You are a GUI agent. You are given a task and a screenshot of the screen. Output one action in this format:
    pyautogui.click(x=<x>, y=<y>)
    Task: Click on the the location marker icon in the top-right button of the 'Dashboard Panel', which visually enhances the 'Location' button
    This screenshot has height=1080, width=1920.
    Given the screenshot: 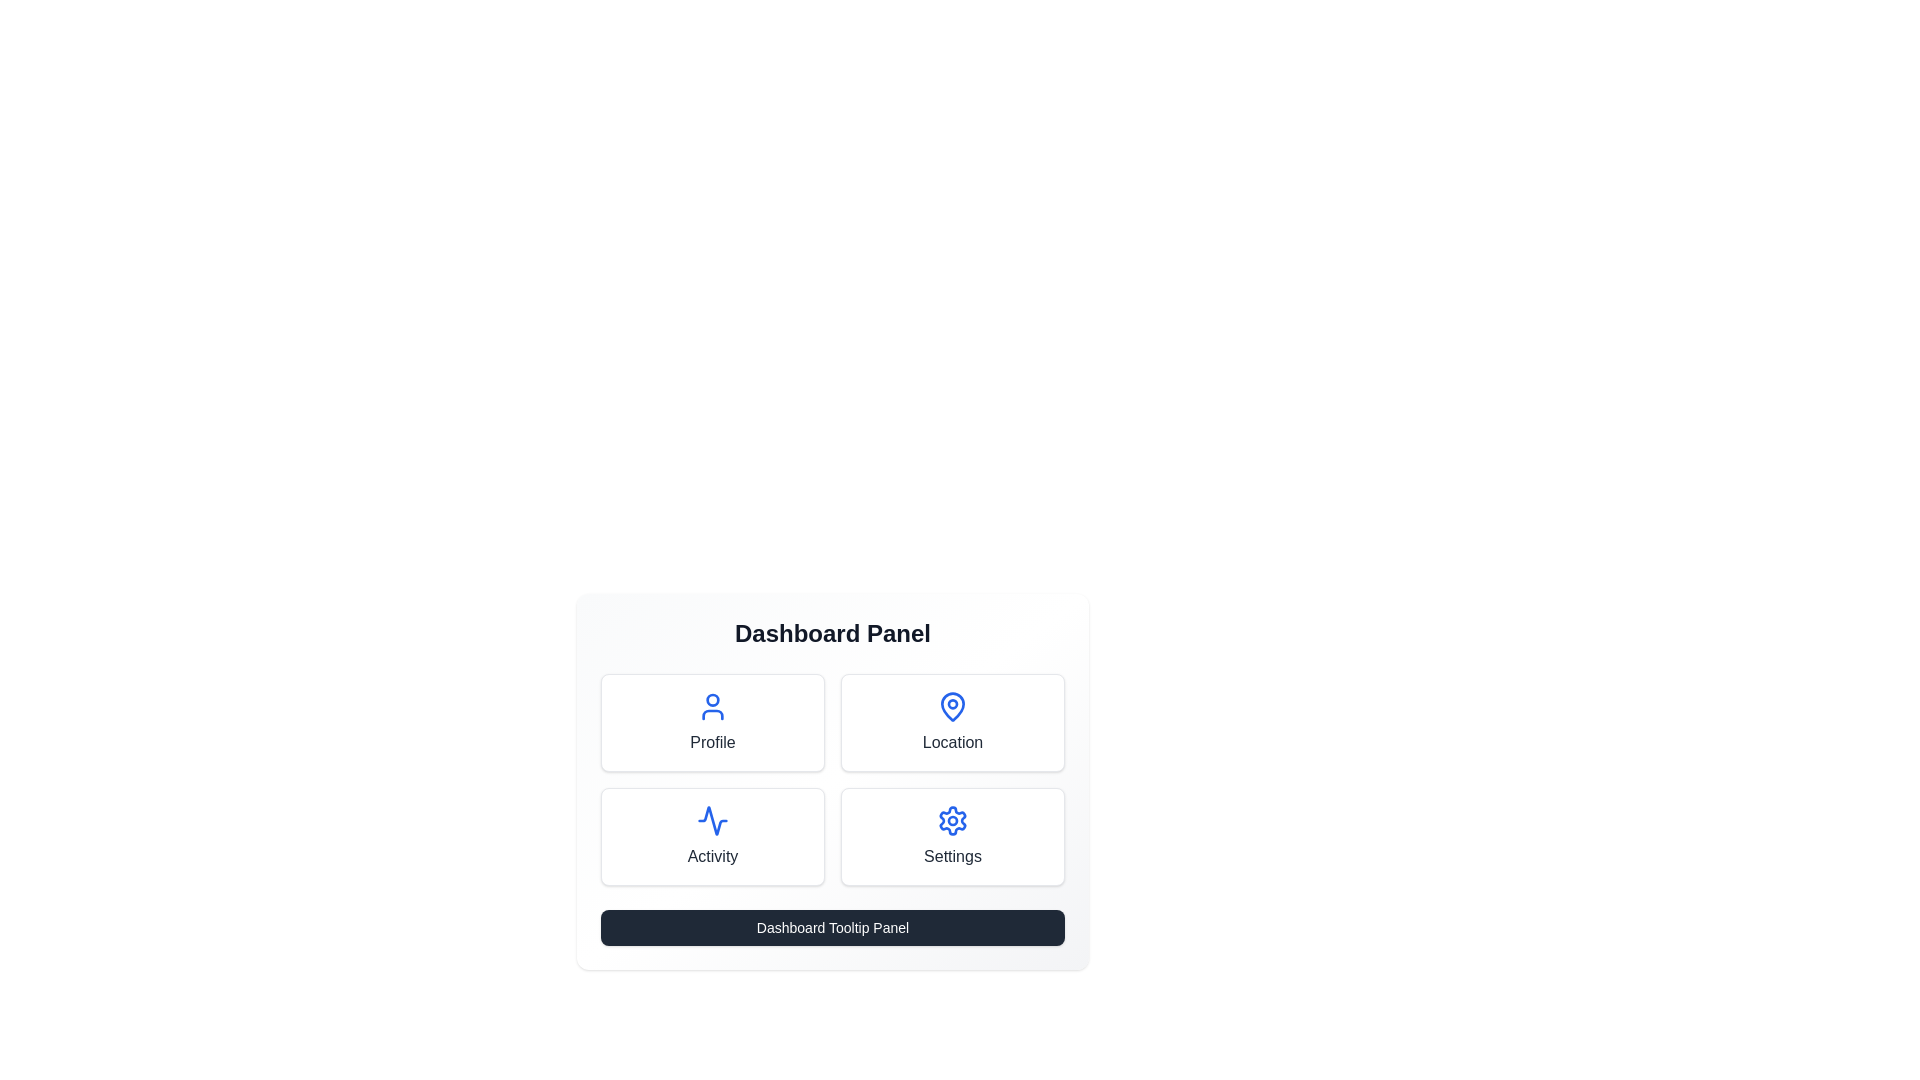 What is the action you would take?
    pyautogui.click(x=952, y=705)
    